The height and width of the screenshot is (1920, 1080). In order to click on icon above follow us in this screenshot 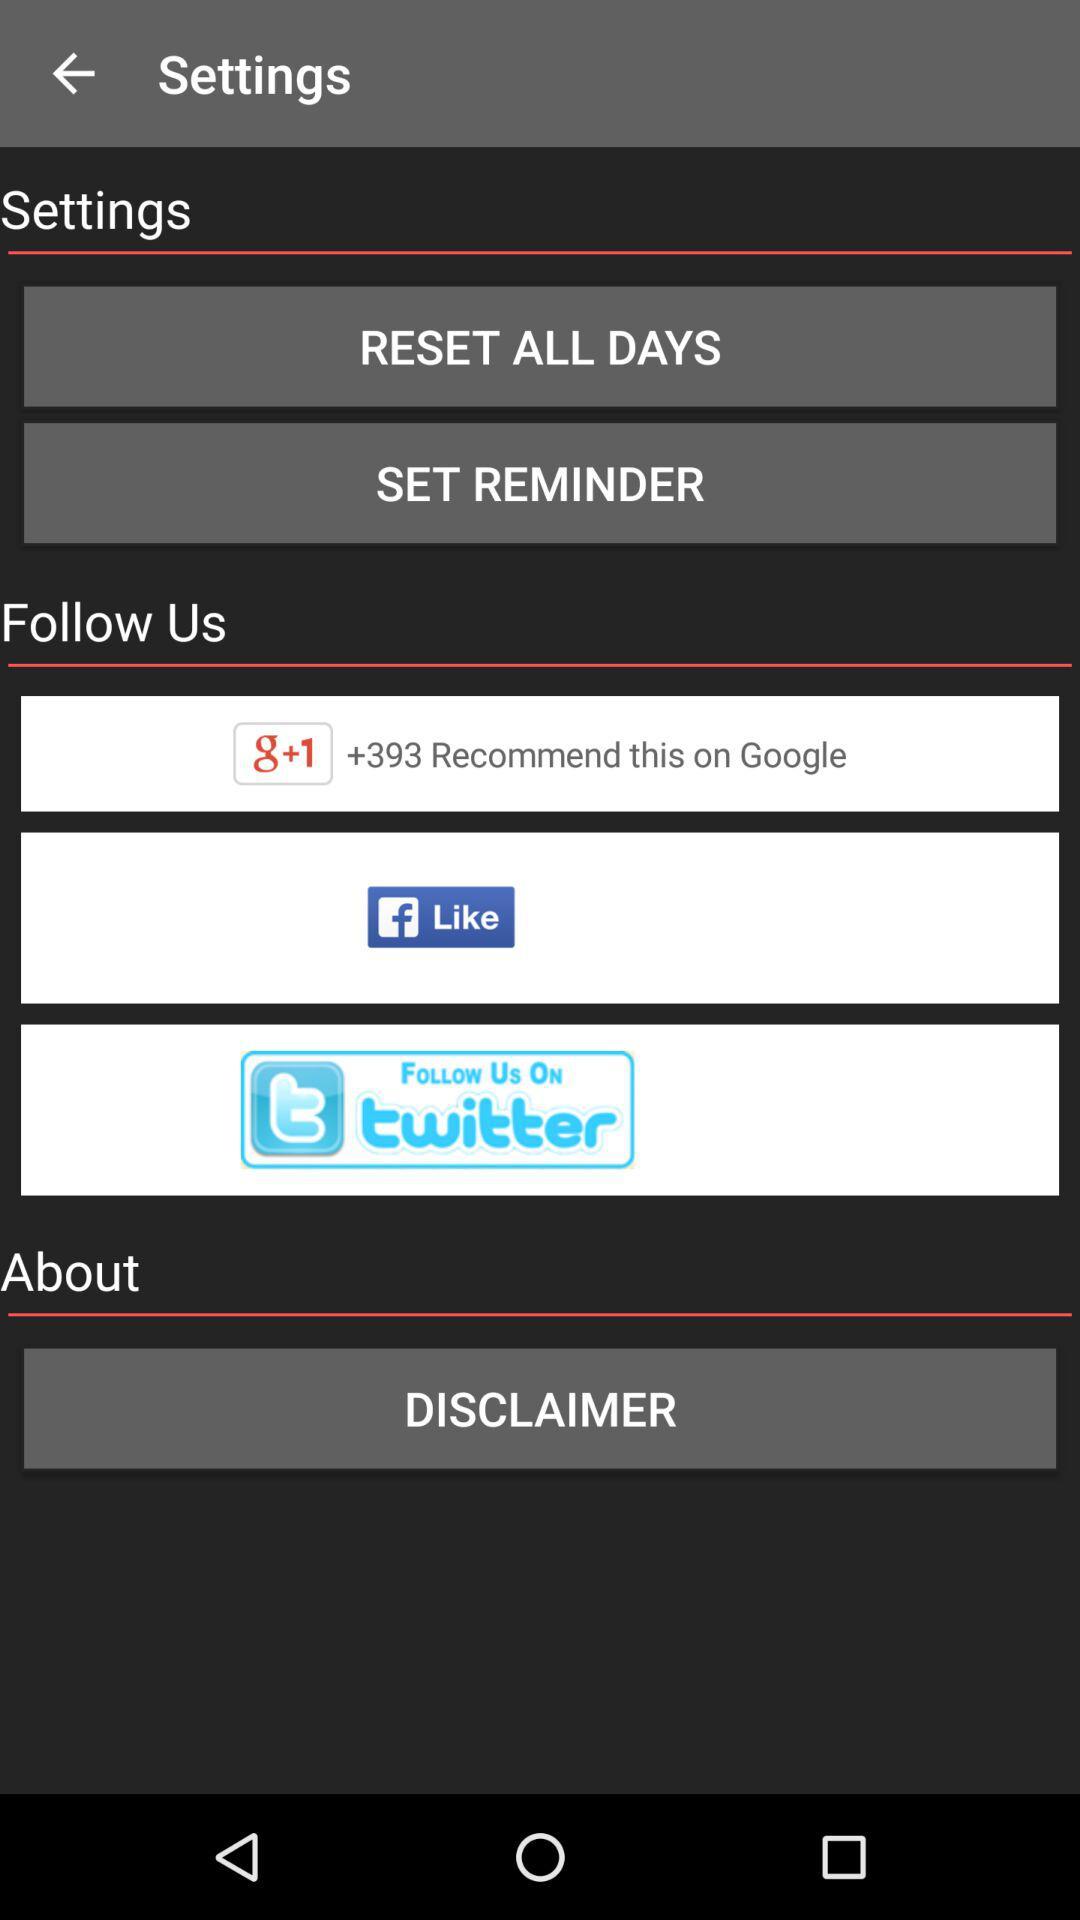, I will do `click(540, 483)`.